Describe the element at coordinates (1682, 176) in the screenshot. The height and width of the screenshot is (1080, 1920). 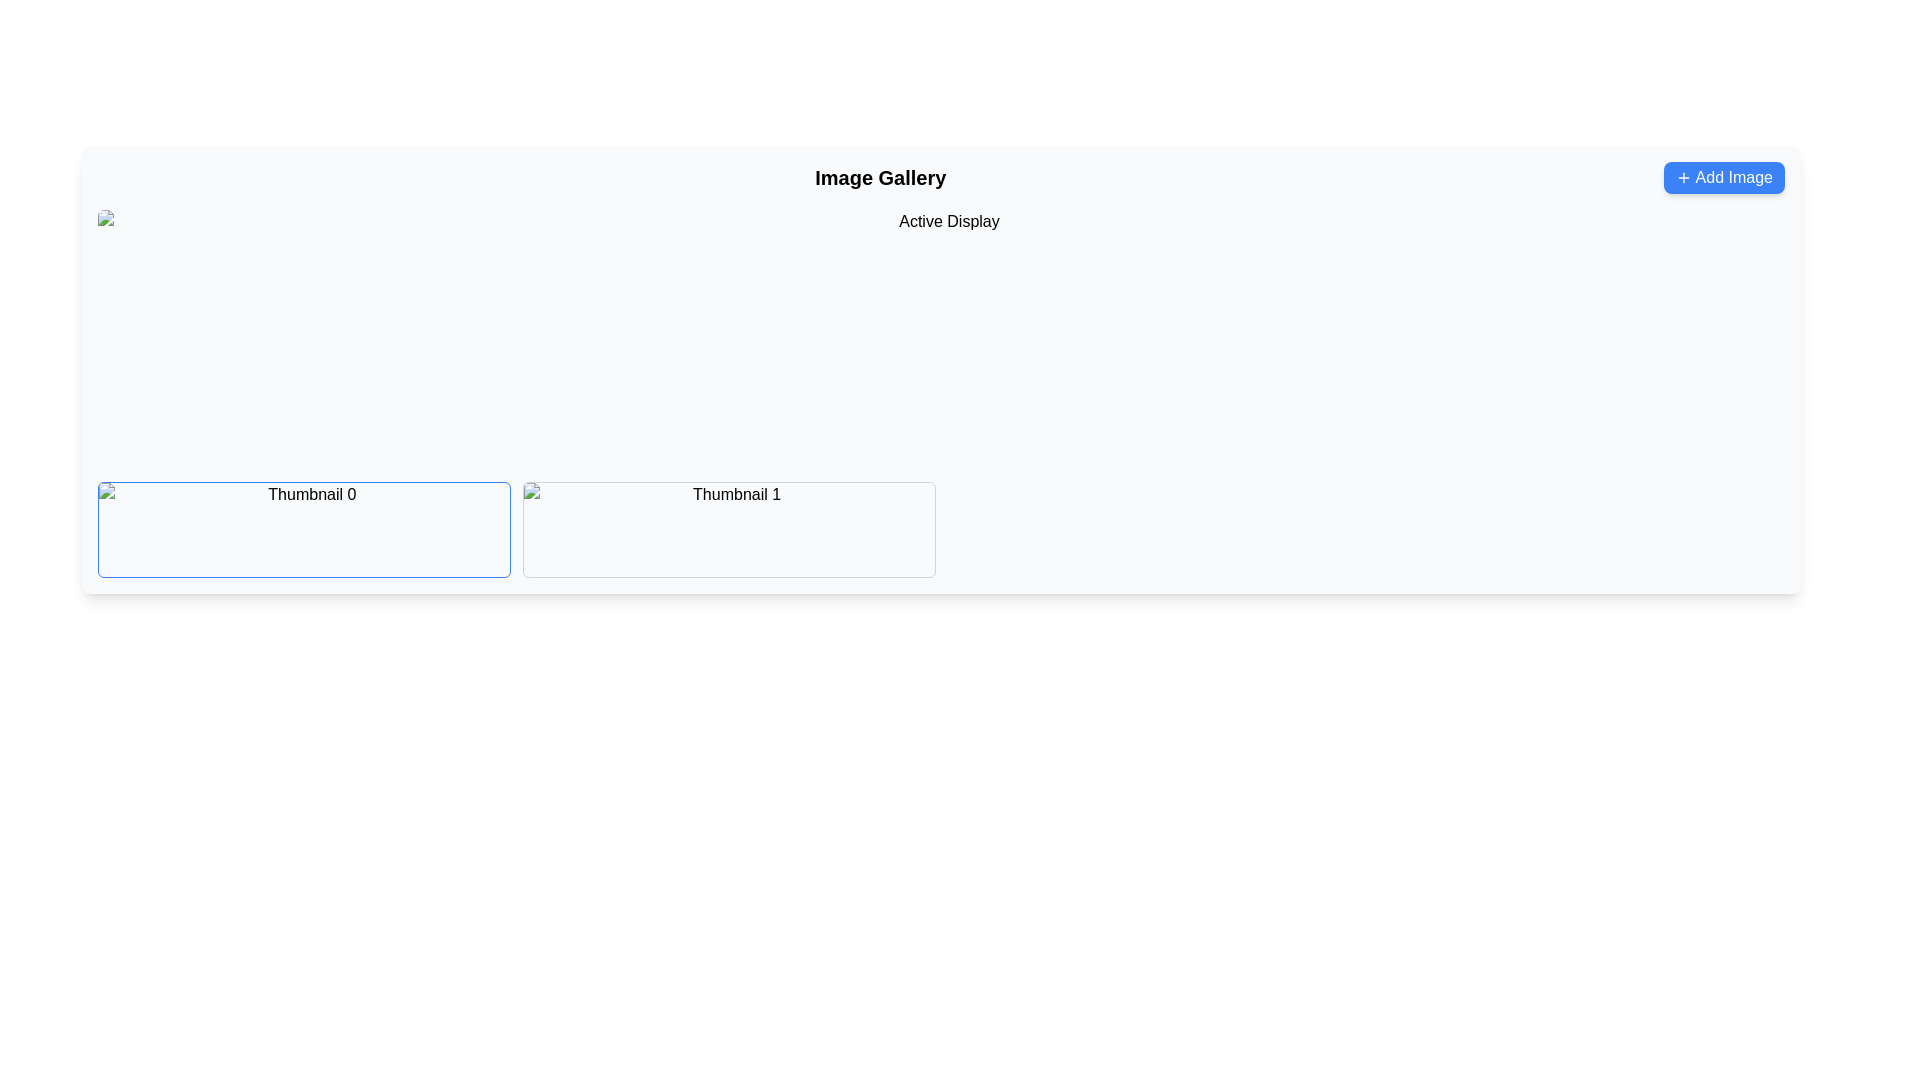
I see `the icon representing the addition or creation of content located to the left of the 'Add Image' button's text` at that location.